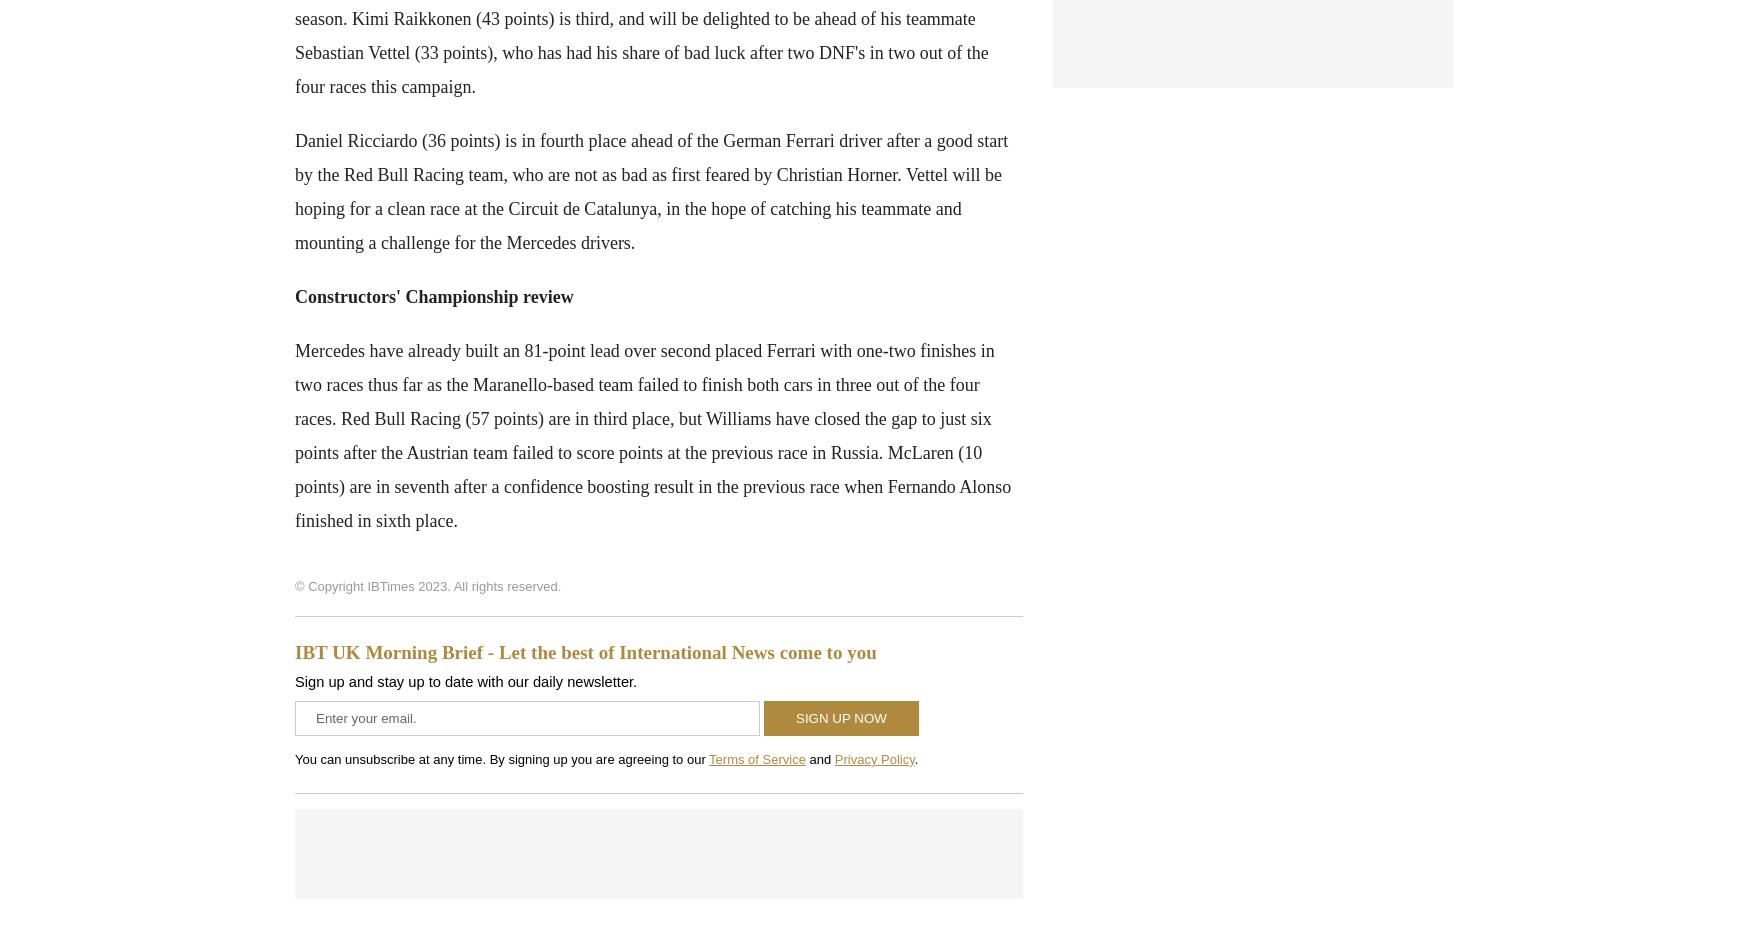 This screenshot has height=948, width=1748. I want to click on 'Mercedes have already built an 81-point lead over second placed Ferrari with one-two finishes in two races thus far as the Maranello-based team failed to finish both cars in three out of the four races. Red Bull Racing (57 points) are in third place, but Williams have closed the gap to just six points after the Austrian team failed to score points at the previous race in Russia. McLaren (10 points) are in seventh after a confidence boosting result in the previous race when Fernando Alonso finished in sixth place.', so click(652, 434).